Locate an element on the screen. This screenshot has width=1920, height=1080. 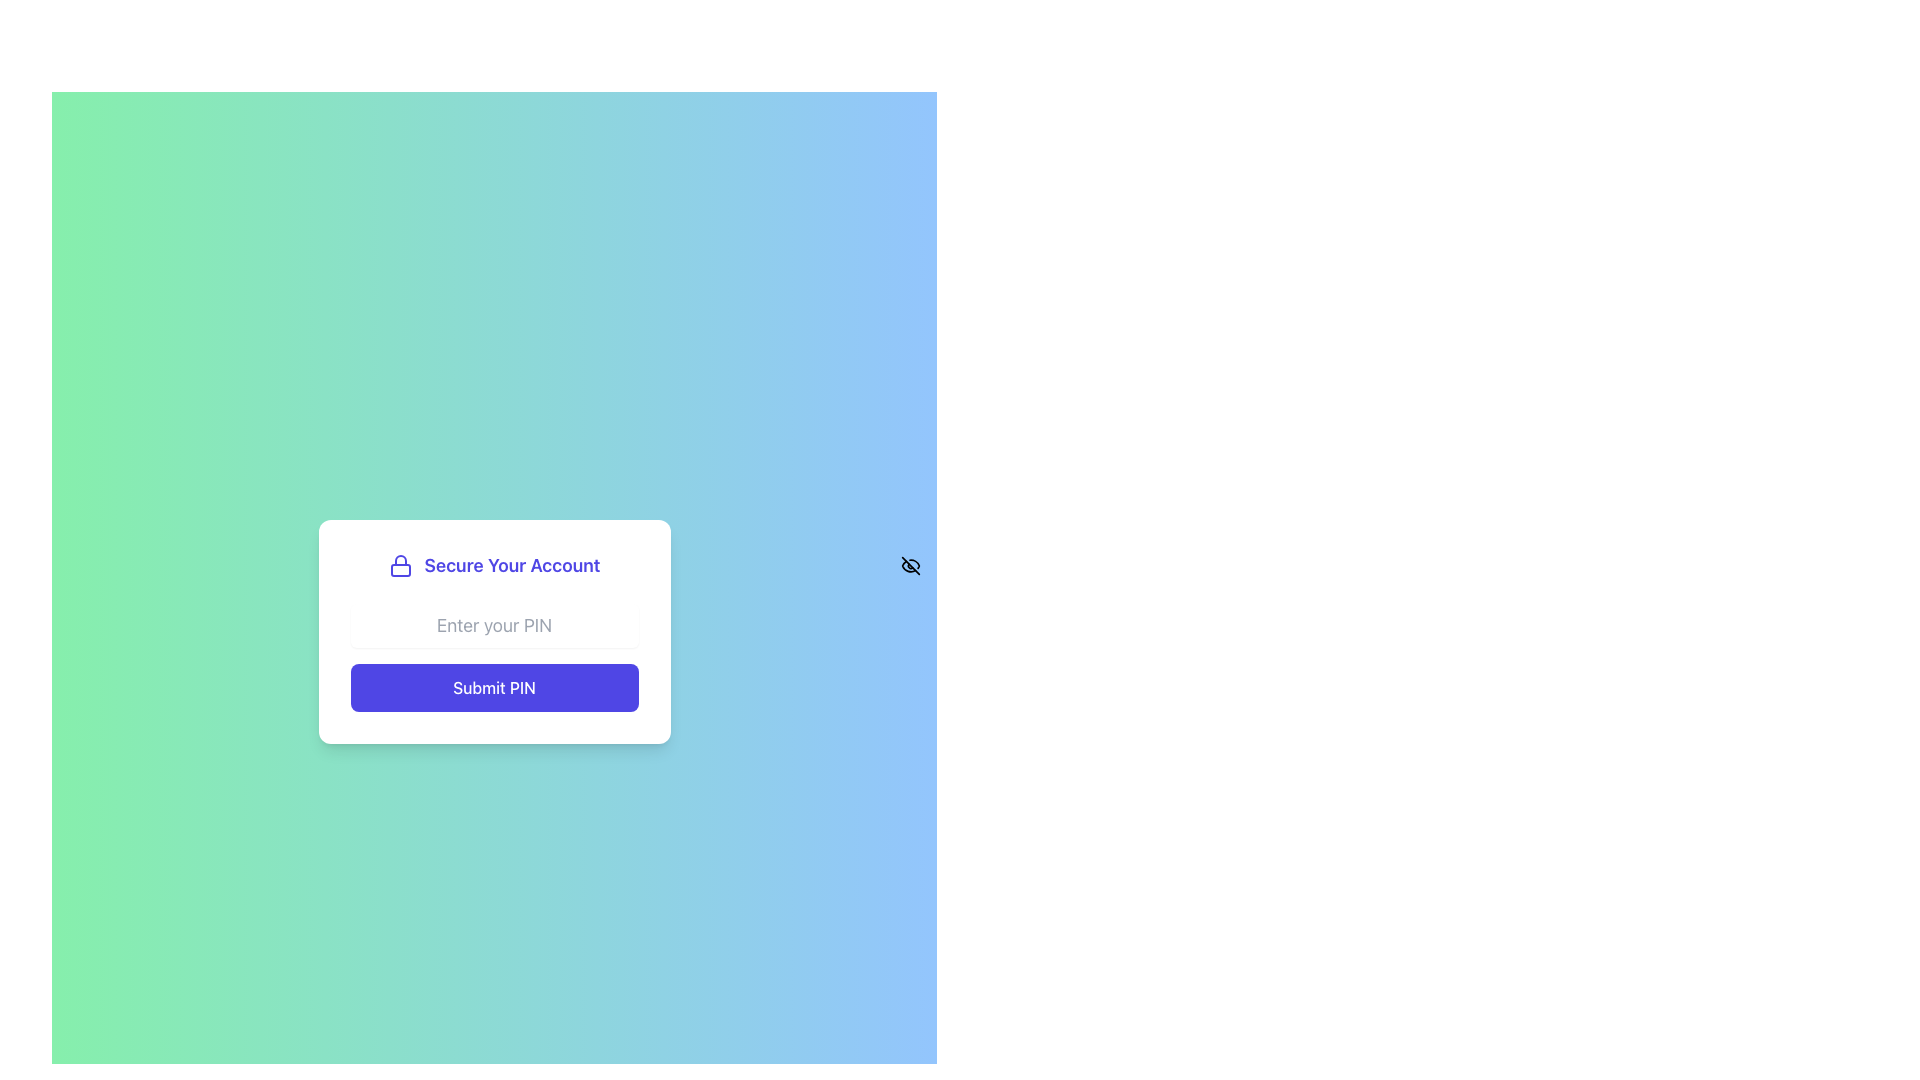
the lower rectangular section of the lock icon, which is part of the lock icon indicating security, located above the text 'Secure Your Account.' is located at coordinates (400, 570).